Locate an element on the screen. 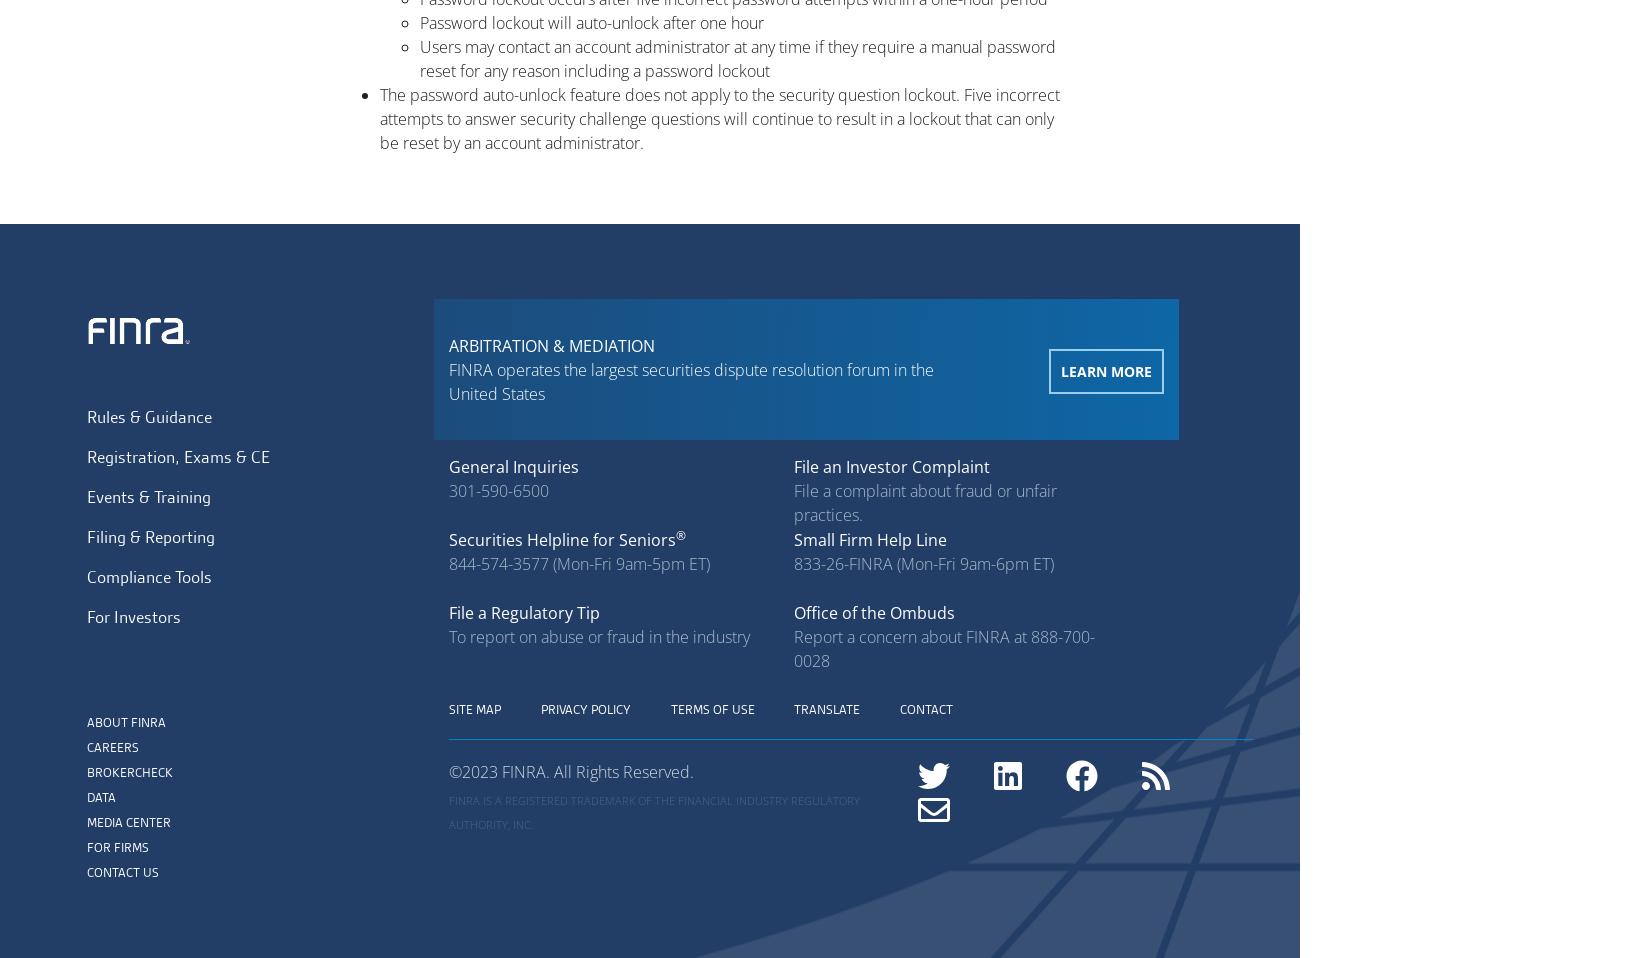 Image resolution: width=1652 pixels, height=958 pixels. 'Privacy Policy' is located at coordinates (540, 708).